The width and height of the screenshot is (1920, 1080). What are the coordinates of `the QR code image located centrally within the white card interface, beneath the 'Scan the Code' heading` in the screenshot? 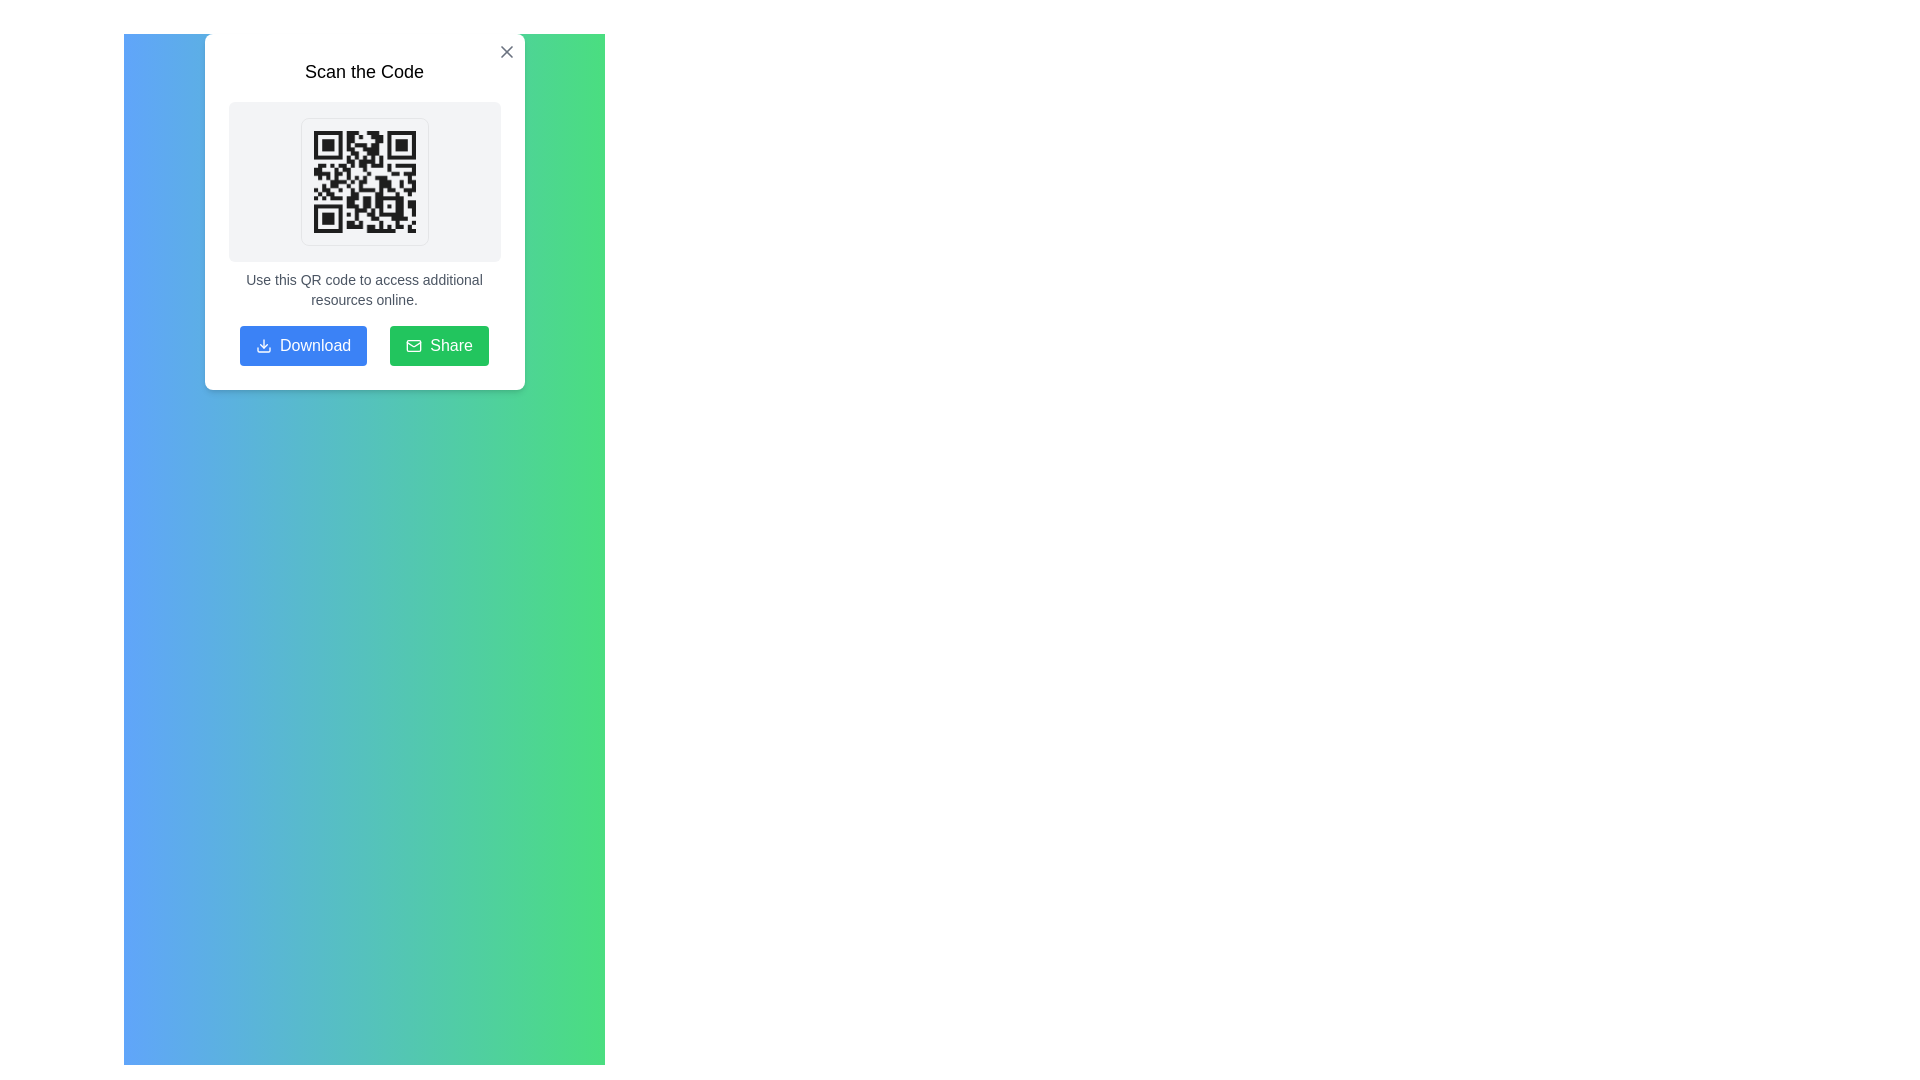 It's located at (364, 181).